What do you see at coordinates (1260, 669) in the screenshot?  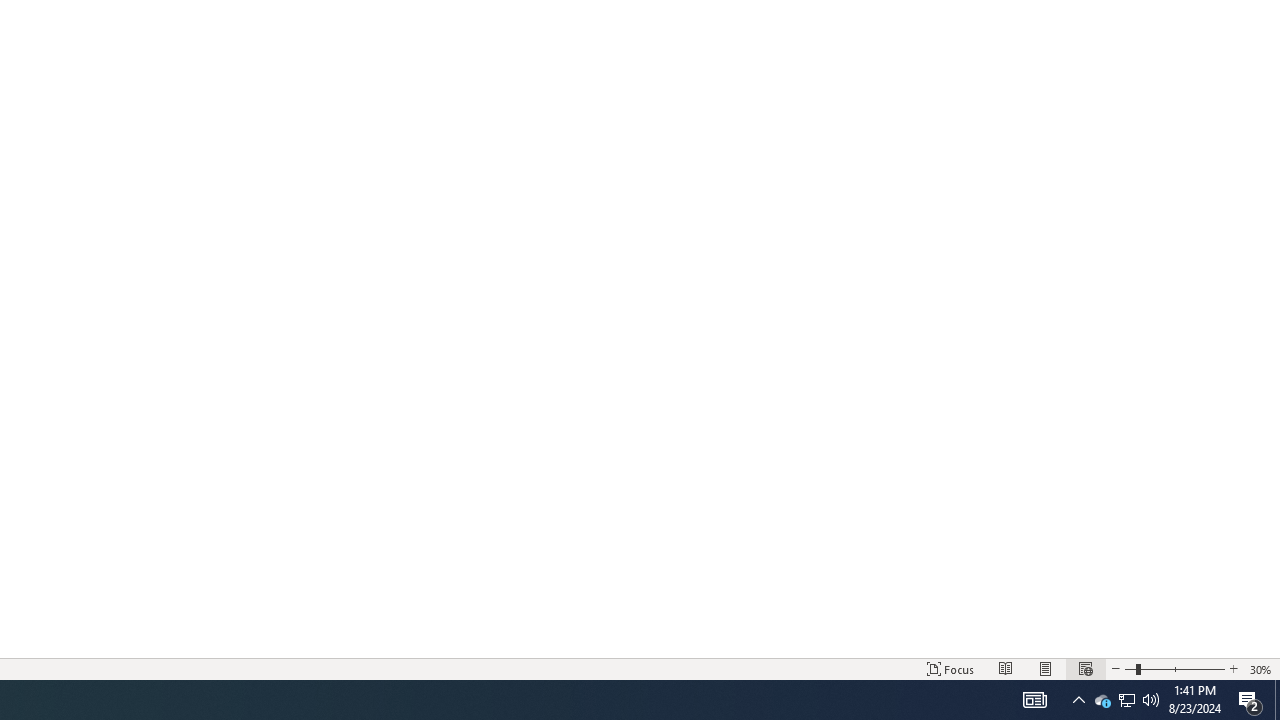 I see `'Zoom 30%'` at bounding box center [1260, 669].